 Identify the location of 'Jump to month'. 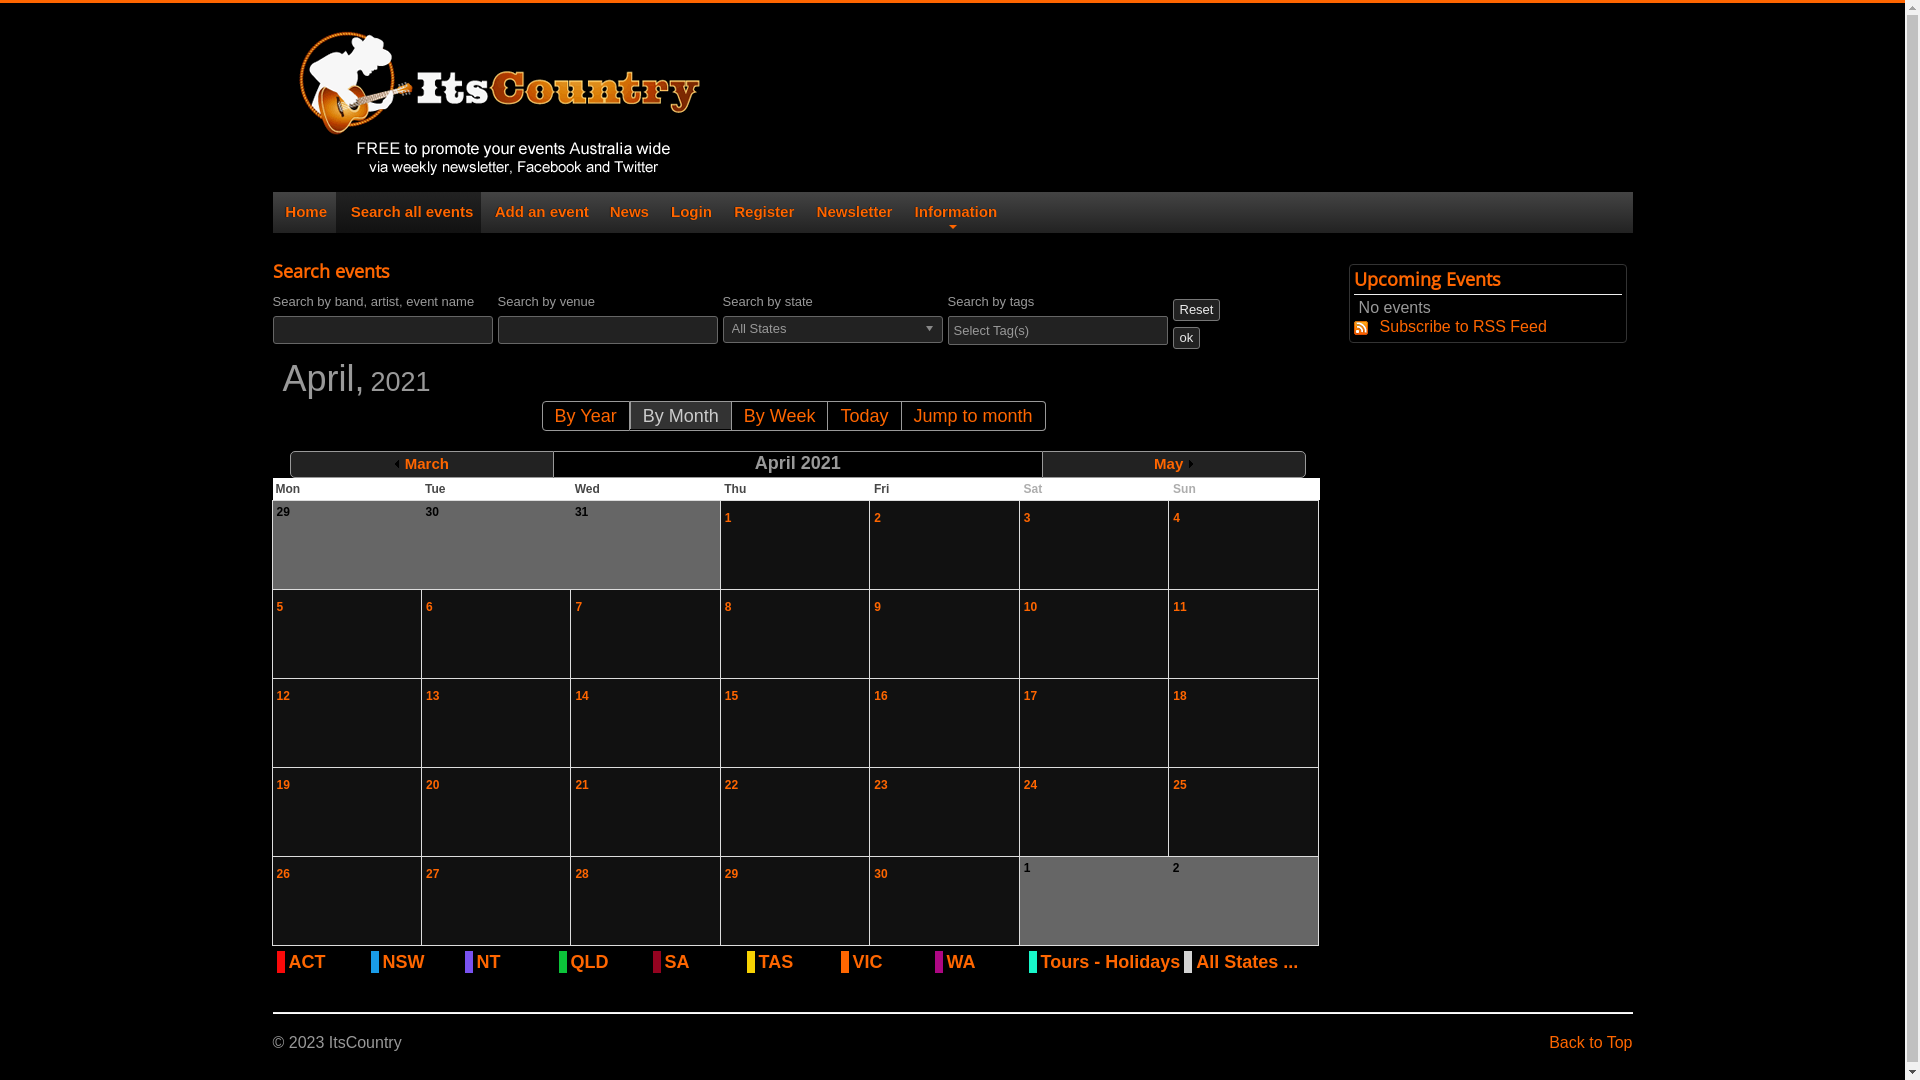
(973, 414).